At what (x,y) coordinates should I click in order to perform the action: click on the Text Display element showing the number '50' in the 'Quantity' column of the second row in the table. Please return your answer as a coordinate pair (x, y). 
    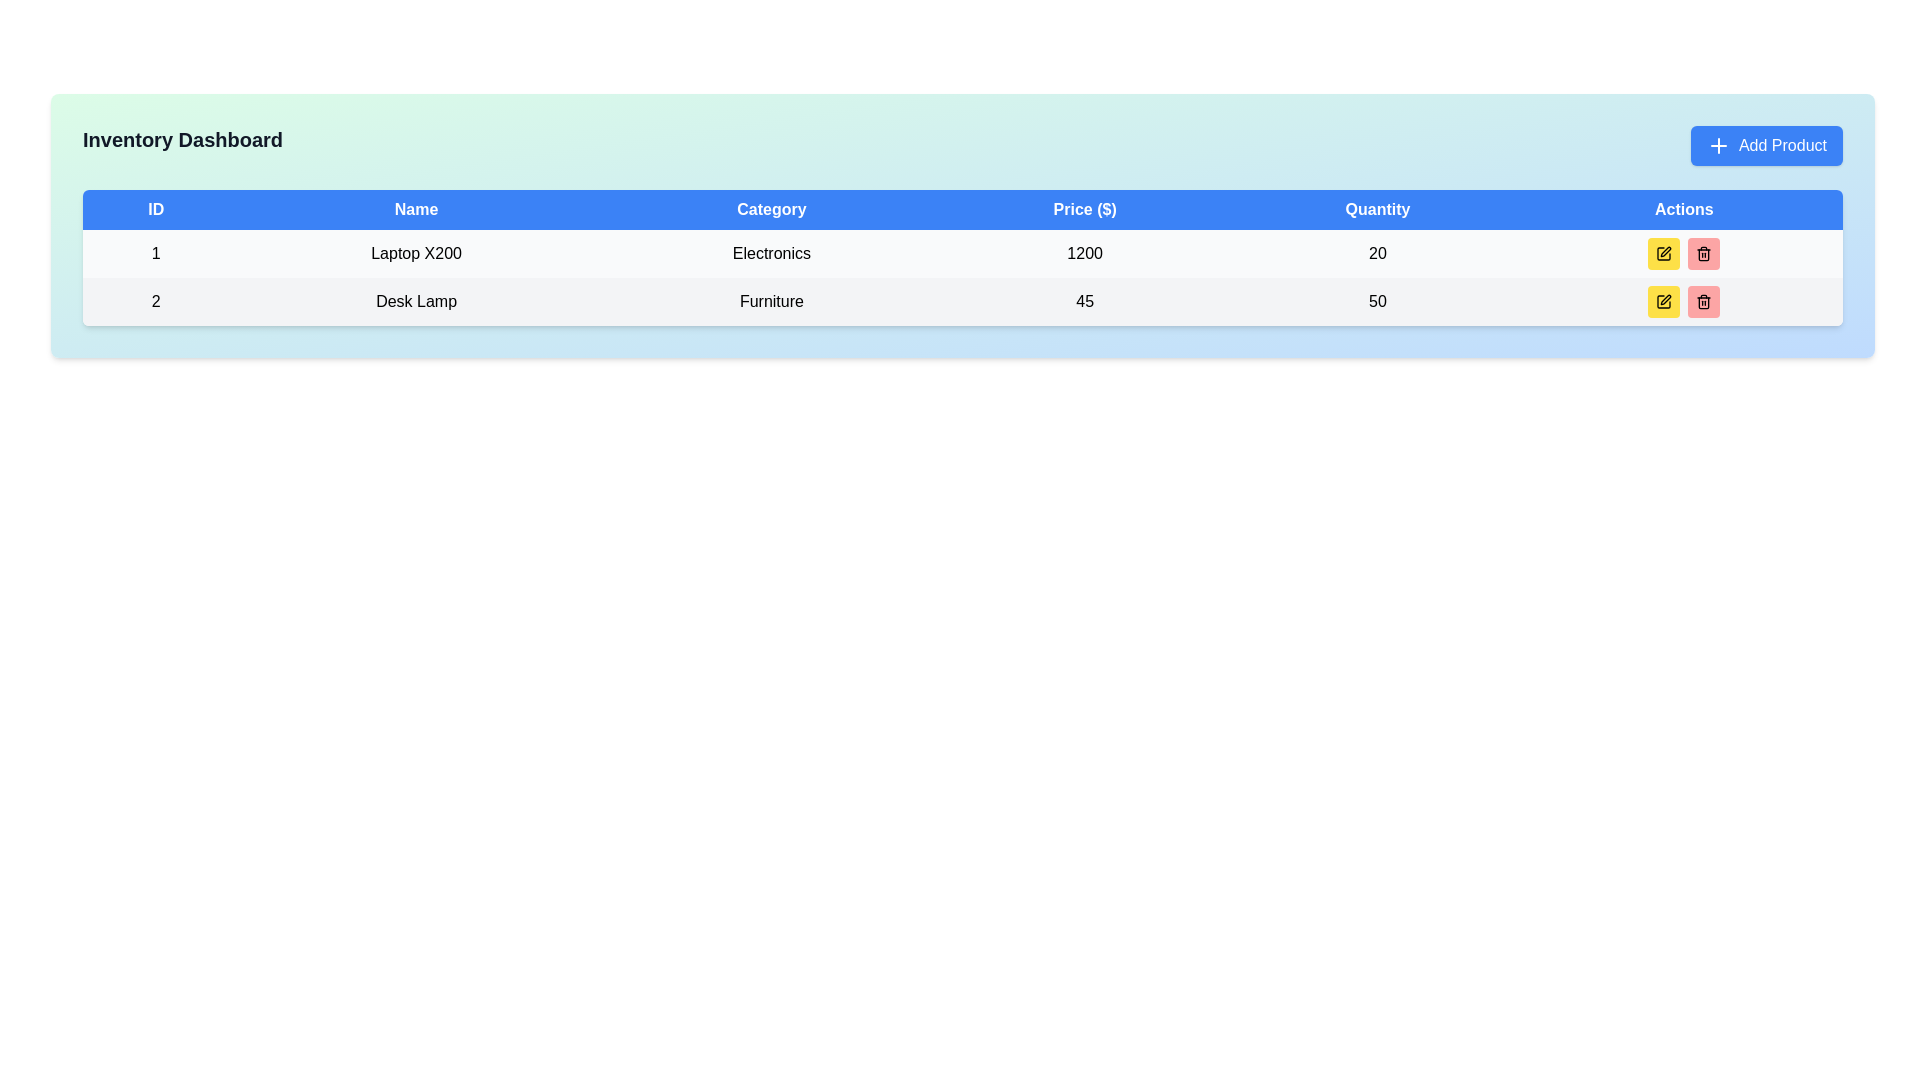
    Looking at the image, I should click on (1376, 301).